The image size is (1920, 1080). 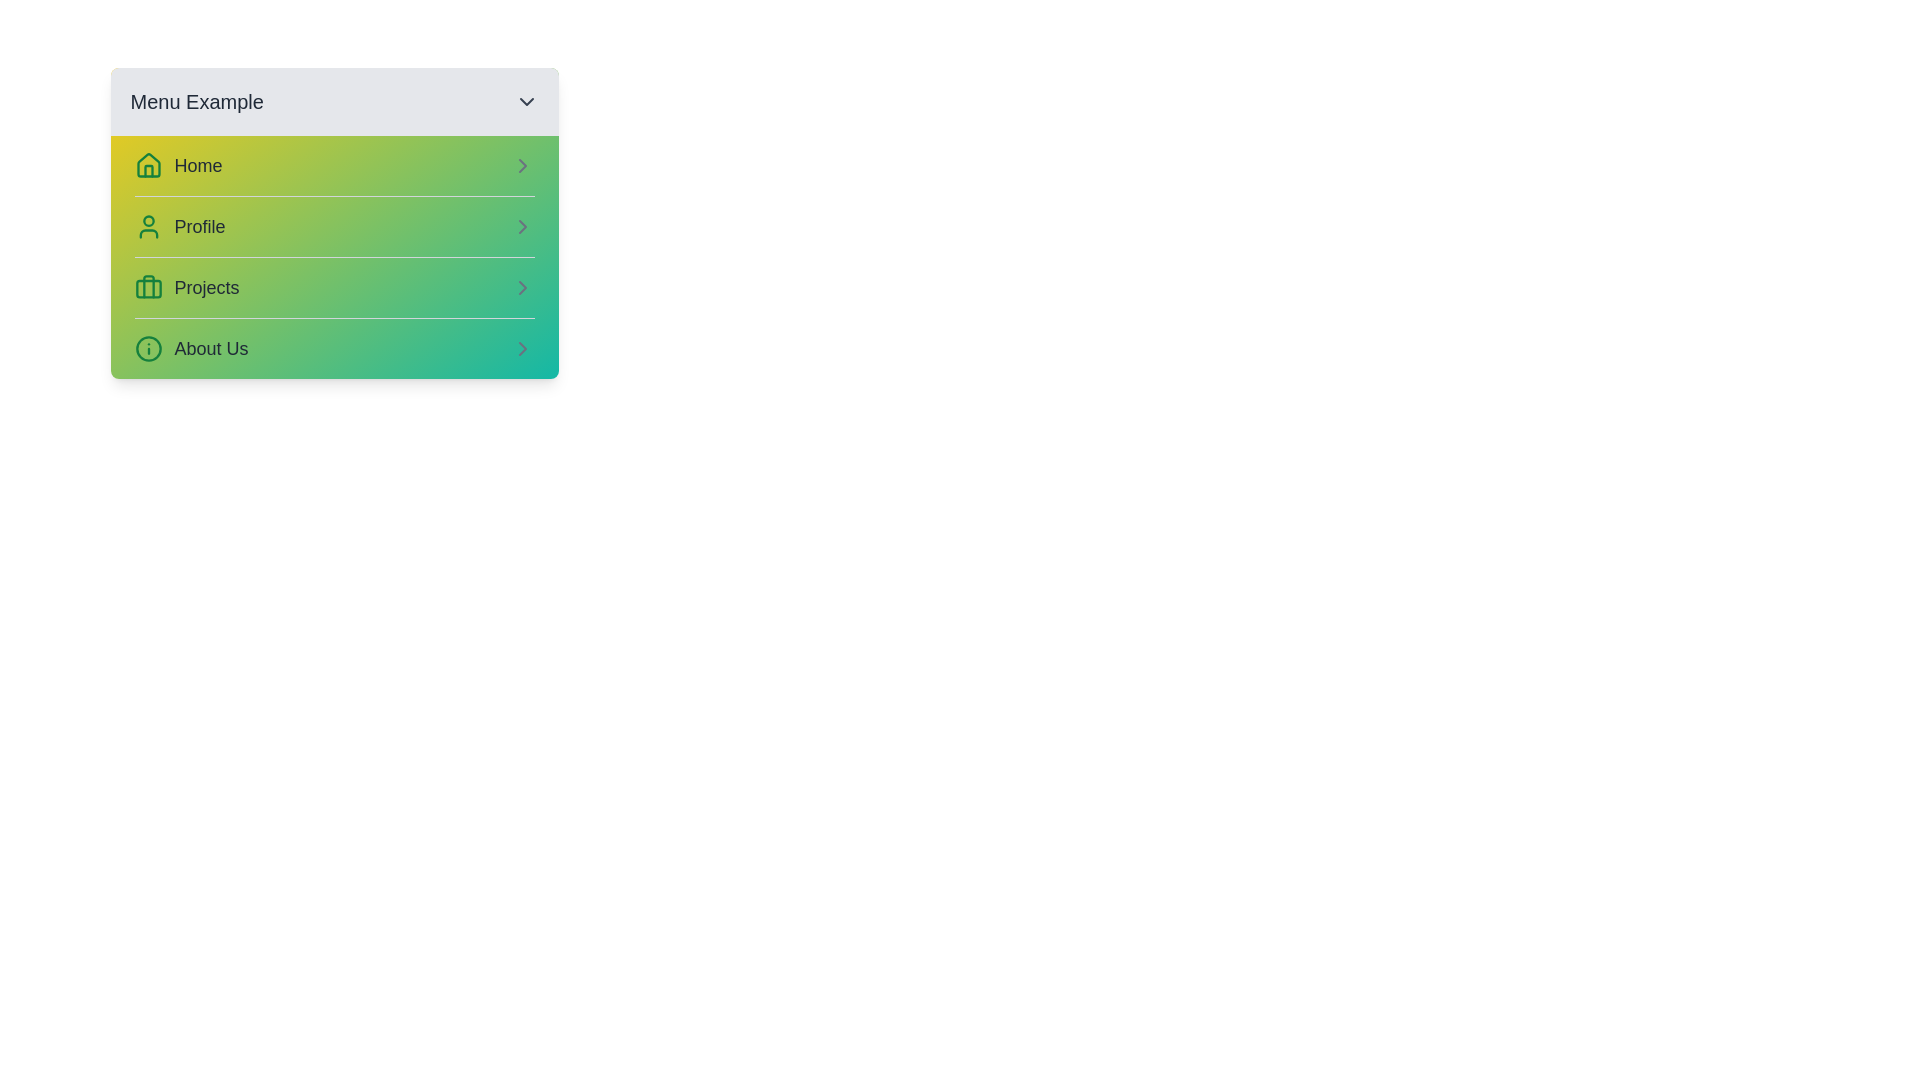 What do you see at coordinates (334, 287) in the screenshot?
I see `the menu item Projects` at bounding box center [334, 287].